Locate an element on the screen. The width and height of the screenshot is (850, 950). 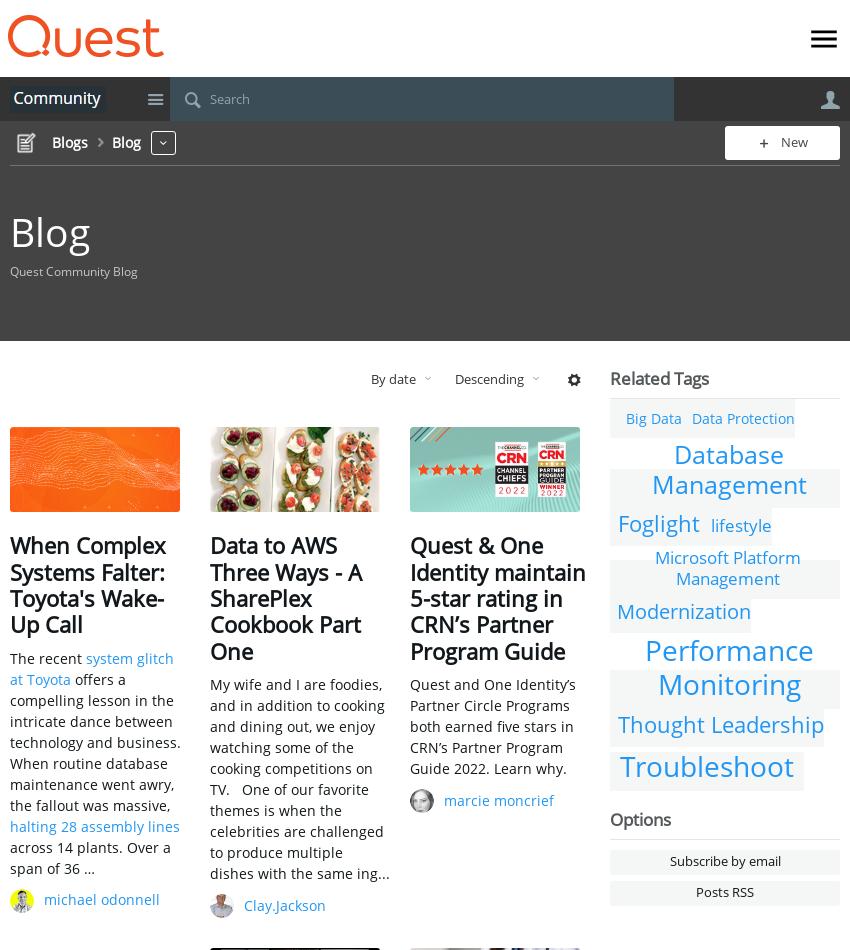
'Blogs' is located at coordinates (70, 142).